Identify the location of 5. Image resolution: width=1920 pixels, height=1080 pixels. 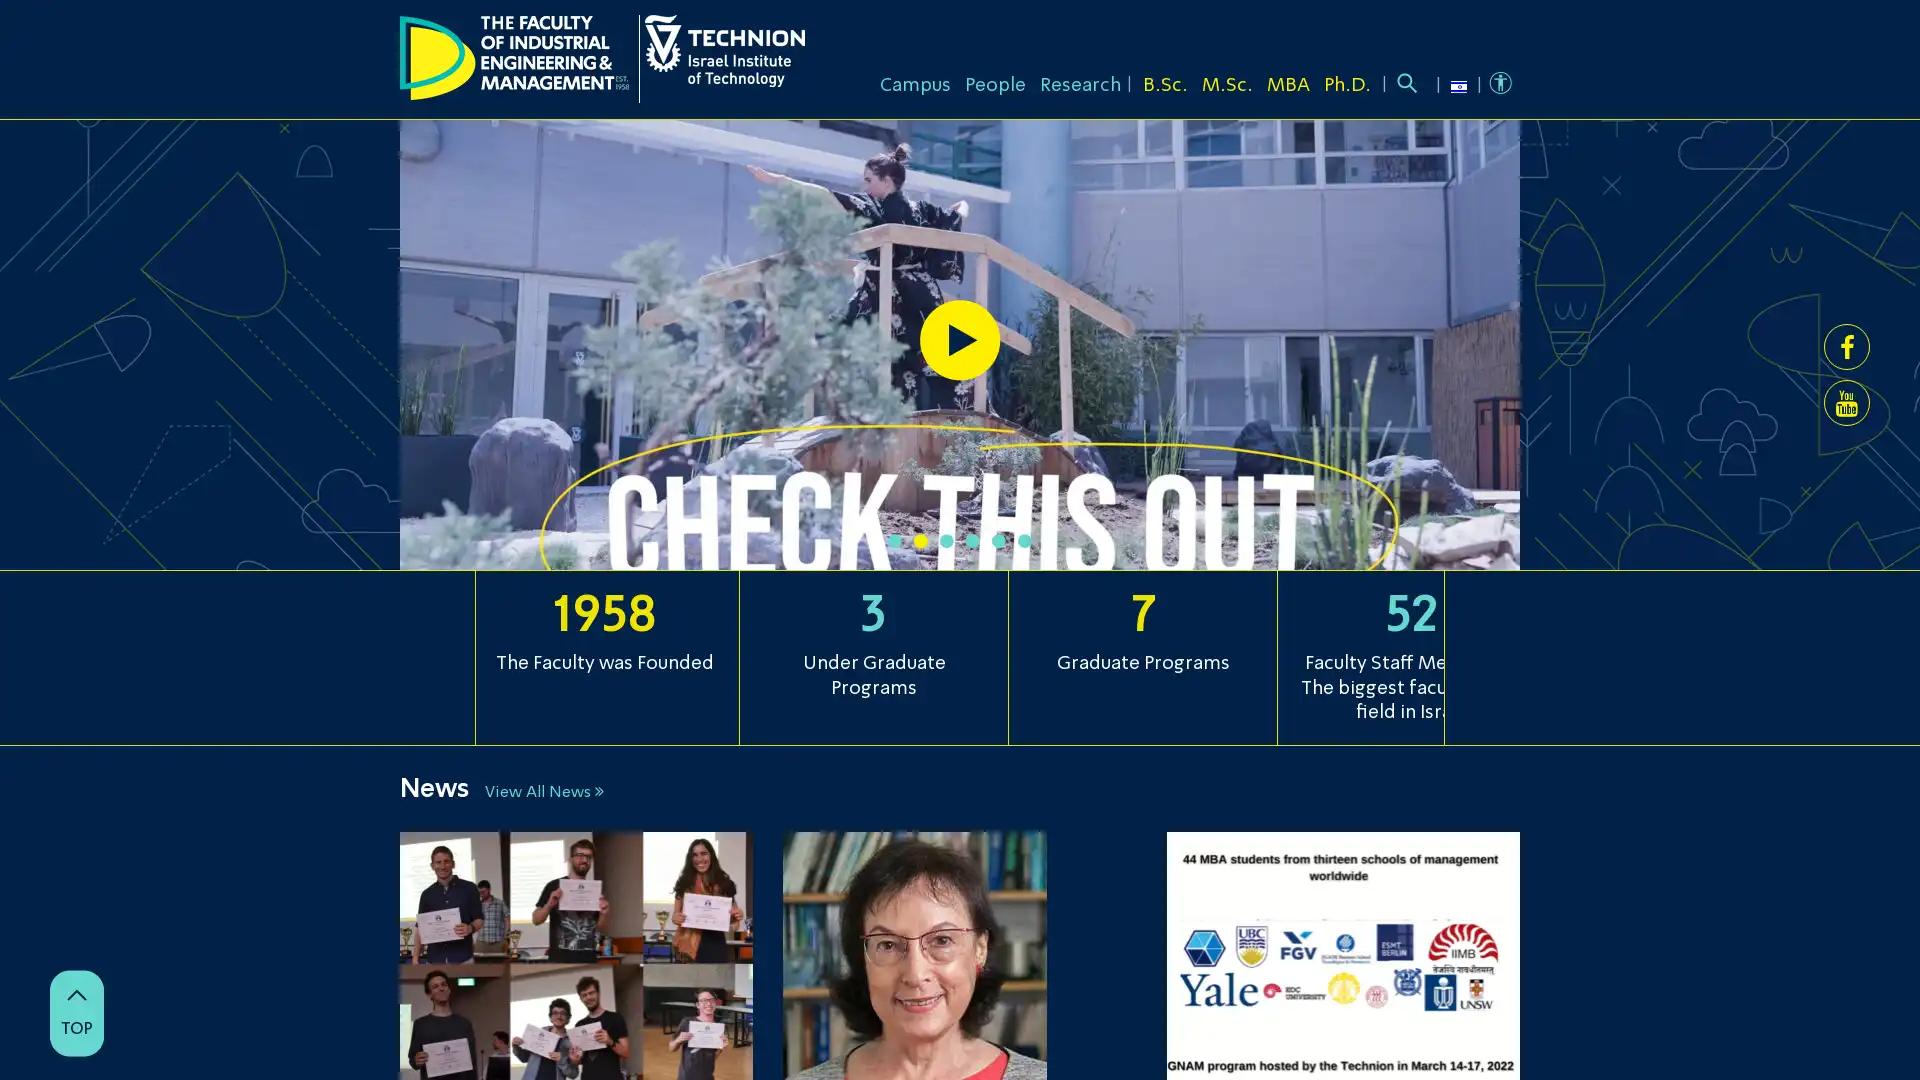
(998, 540).